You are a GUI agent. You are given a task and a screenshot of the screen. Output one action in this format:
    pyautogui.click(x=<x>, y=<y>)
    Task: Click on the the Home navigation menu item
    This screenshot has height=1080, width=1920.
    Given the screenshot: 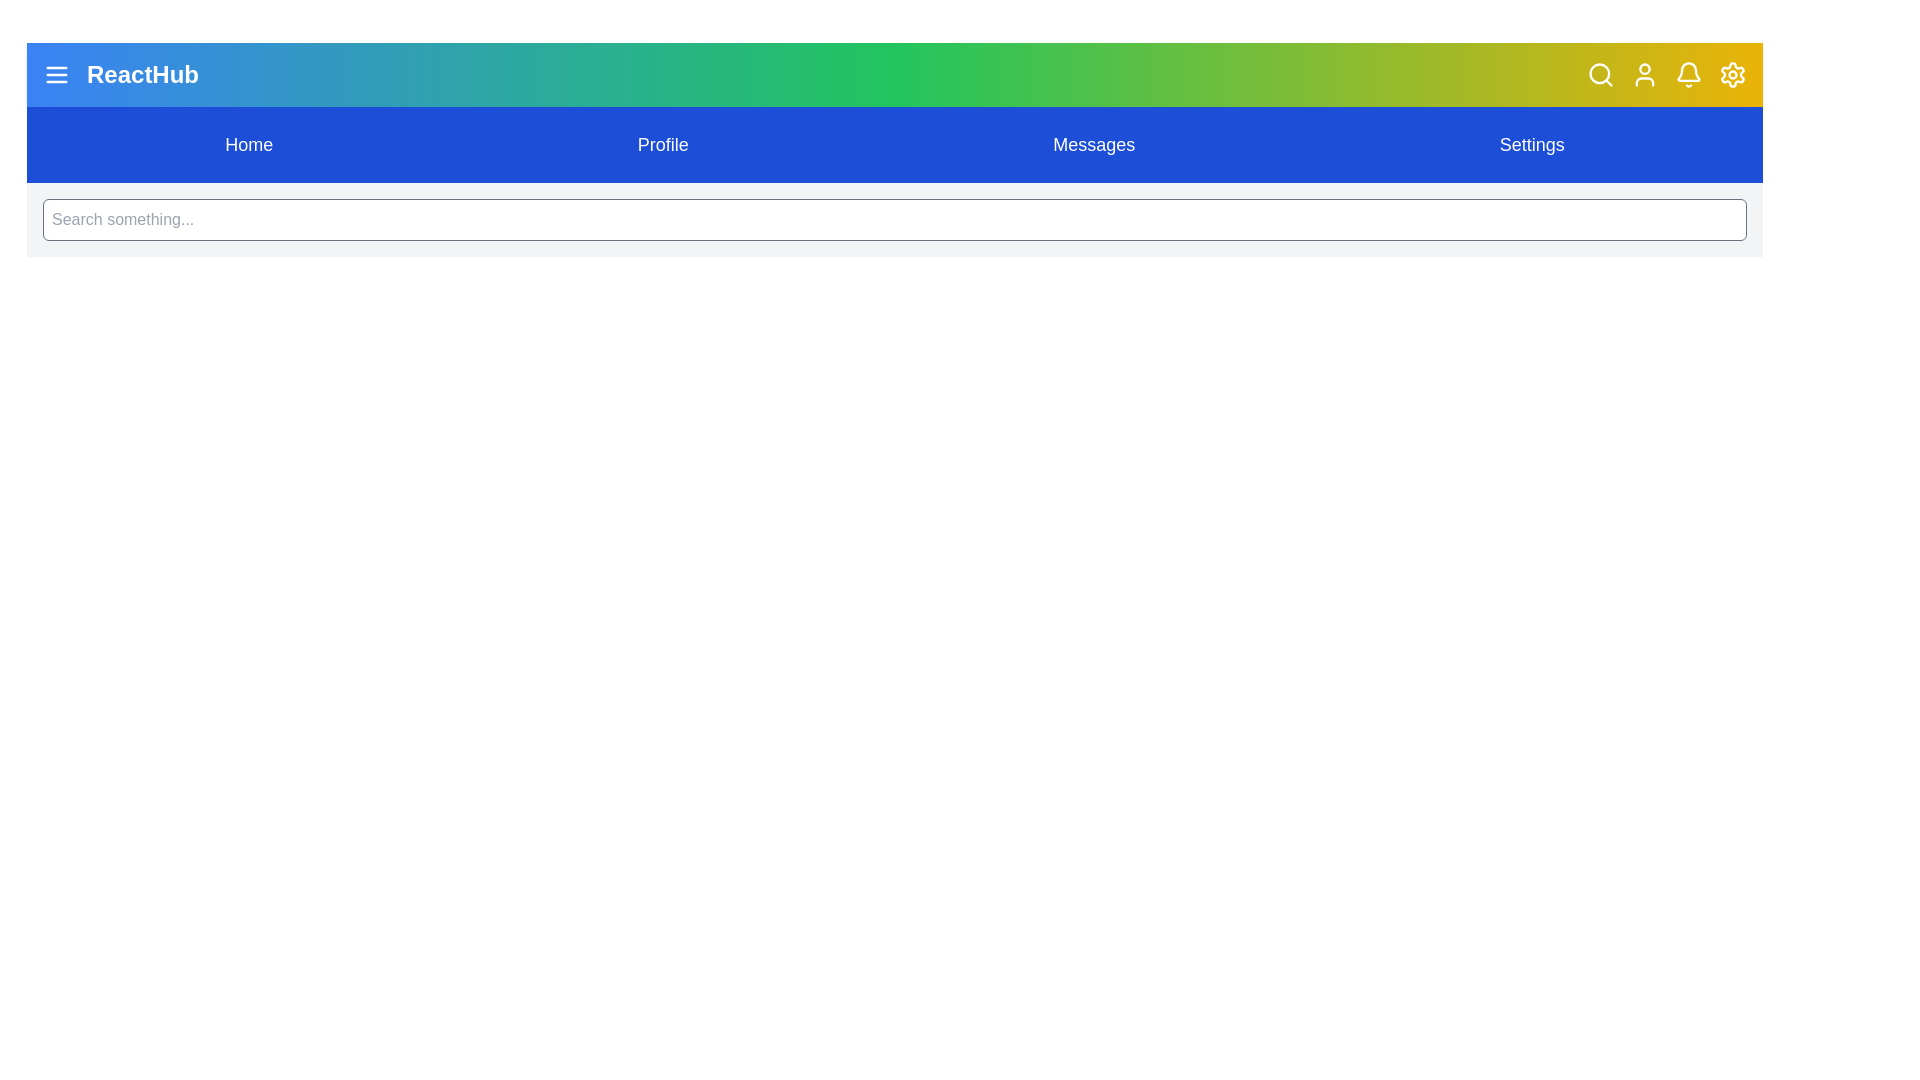 What is the action you would take?
    pyautogui.click(x=248, y=144)
    